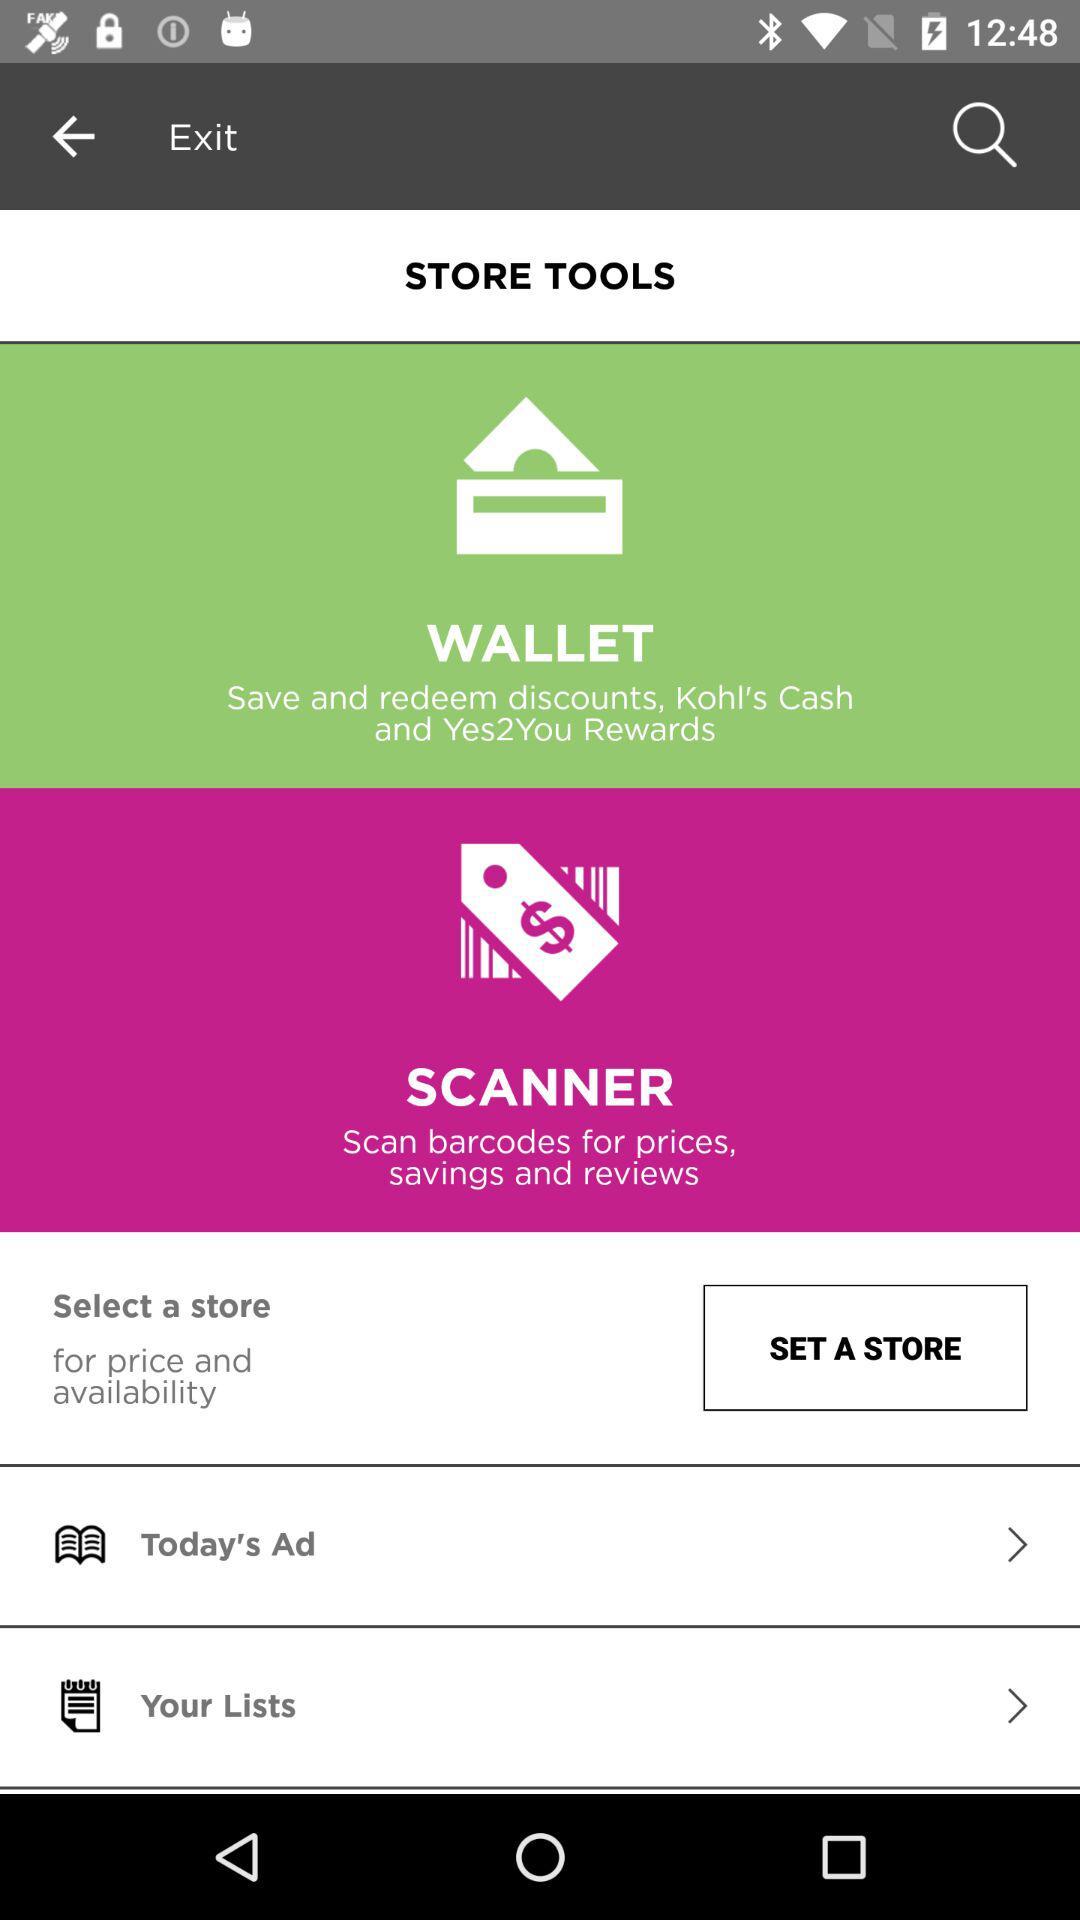 The image size is (1080, 1920). What do you see at coordinates (72, 135) in the screenshot?
I see `go back` at bounding box center [72, 135].